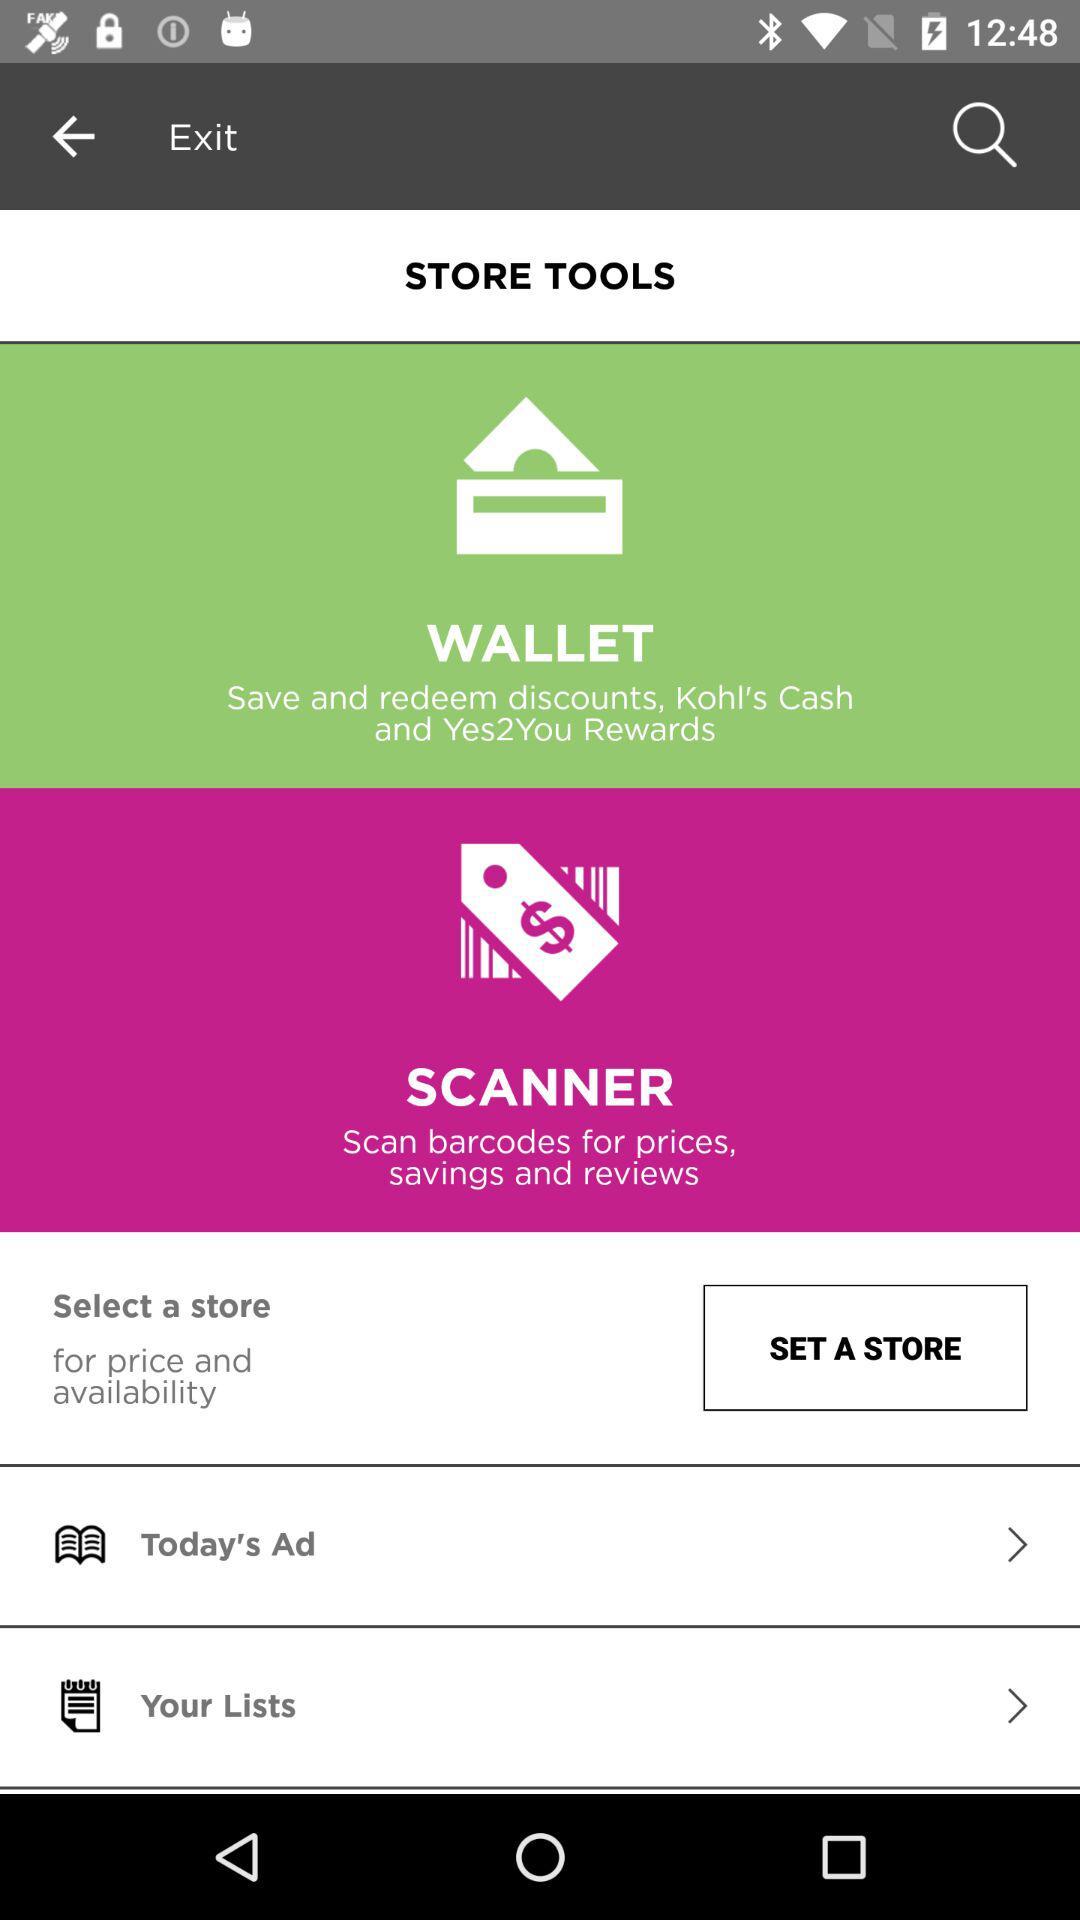 The image size is (1080, 1920). What do you see at coordinates (72, 135) in the screenshot?
I see `go back` at bounding box center [72, 135].